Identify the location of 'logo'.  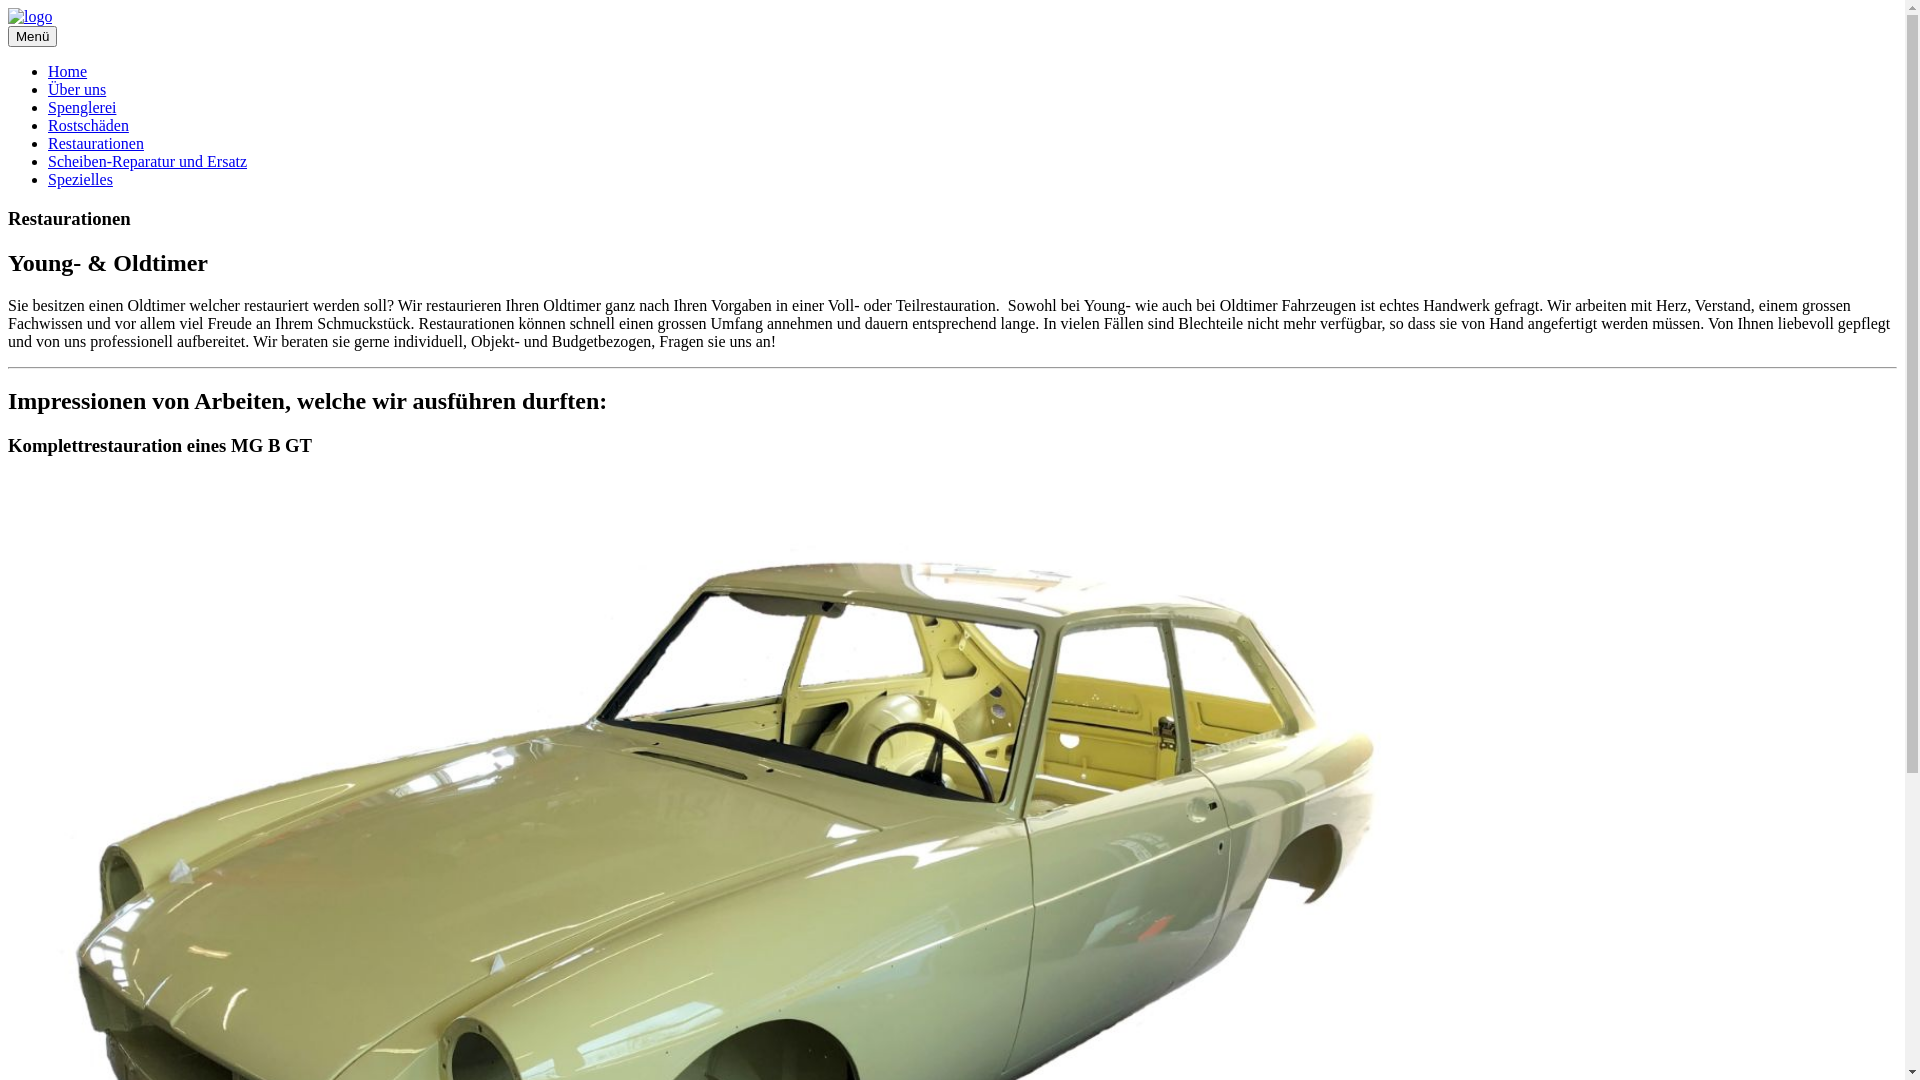
(29, 16).